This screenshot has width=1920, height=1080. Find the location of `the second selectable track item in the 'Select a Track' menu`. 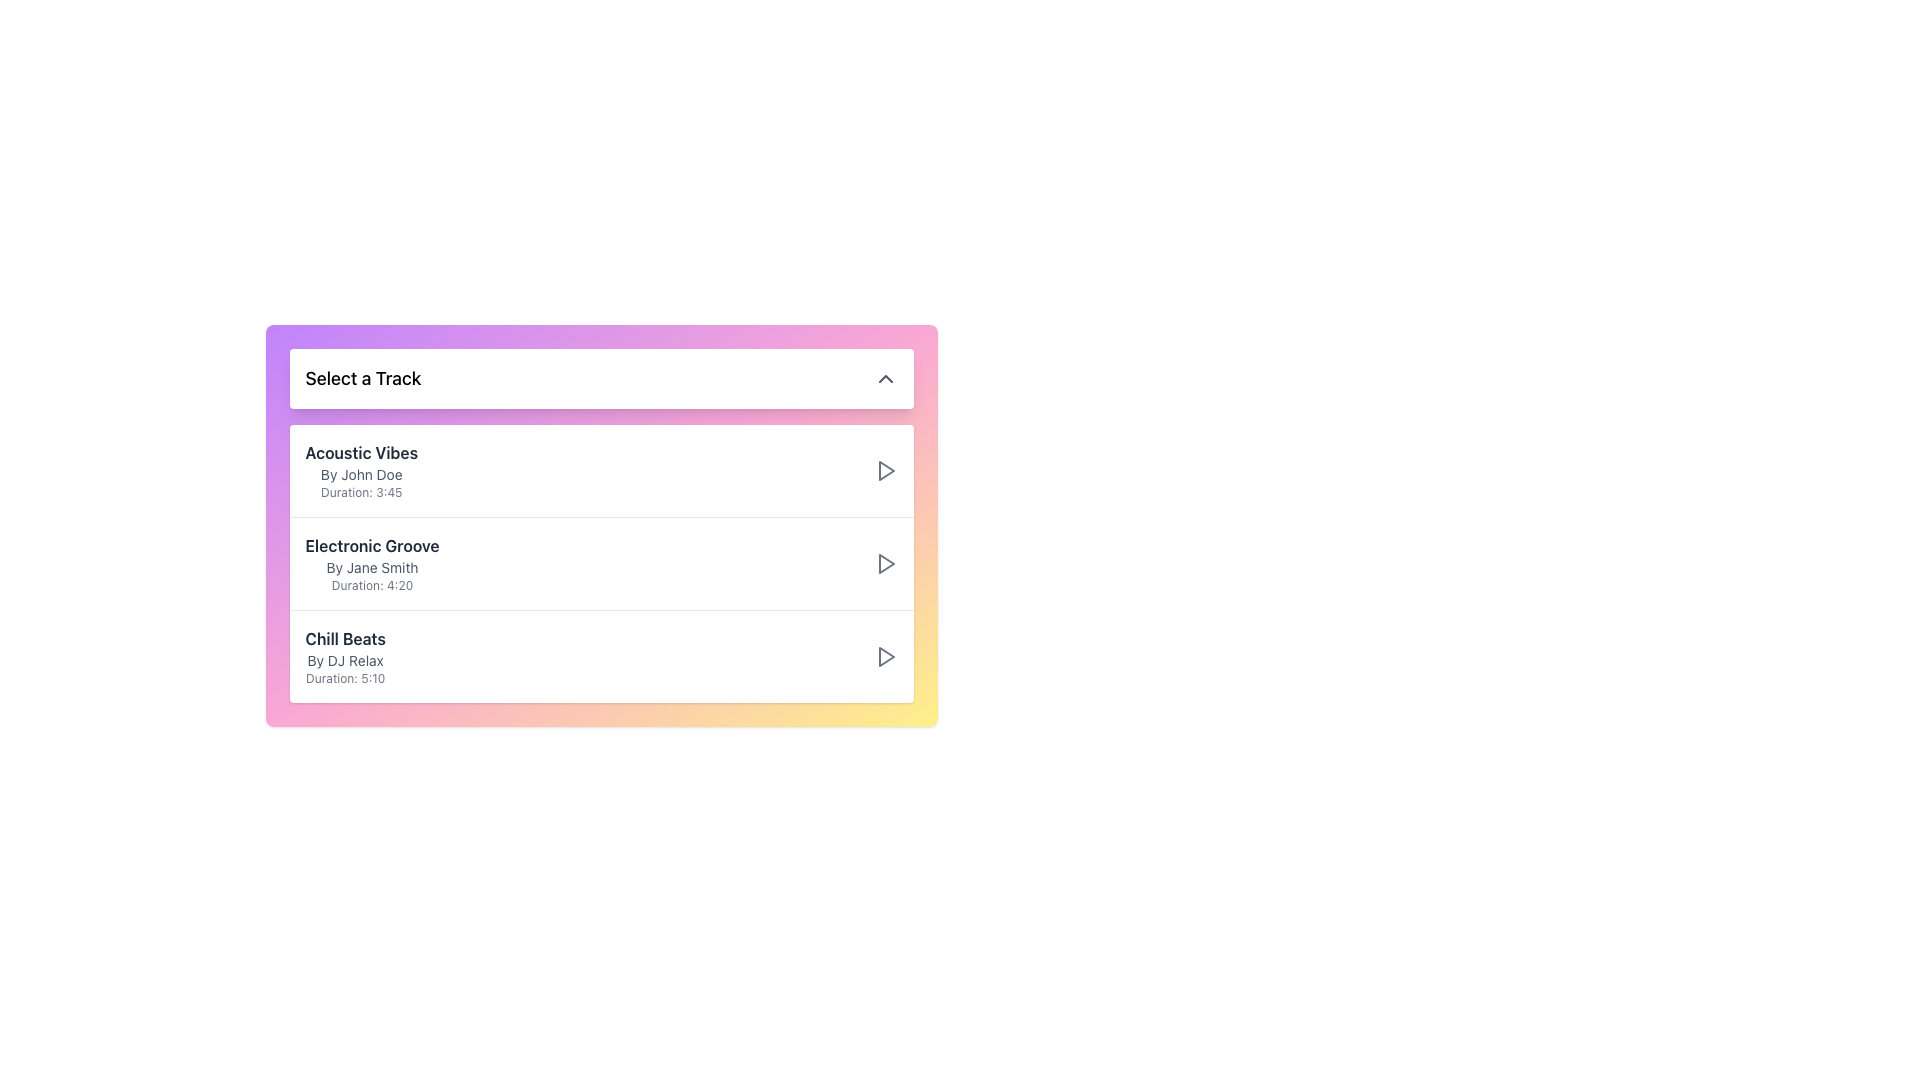

the second selectable track item in the 'Select a Track' menu is located at coordinates (372, 563).